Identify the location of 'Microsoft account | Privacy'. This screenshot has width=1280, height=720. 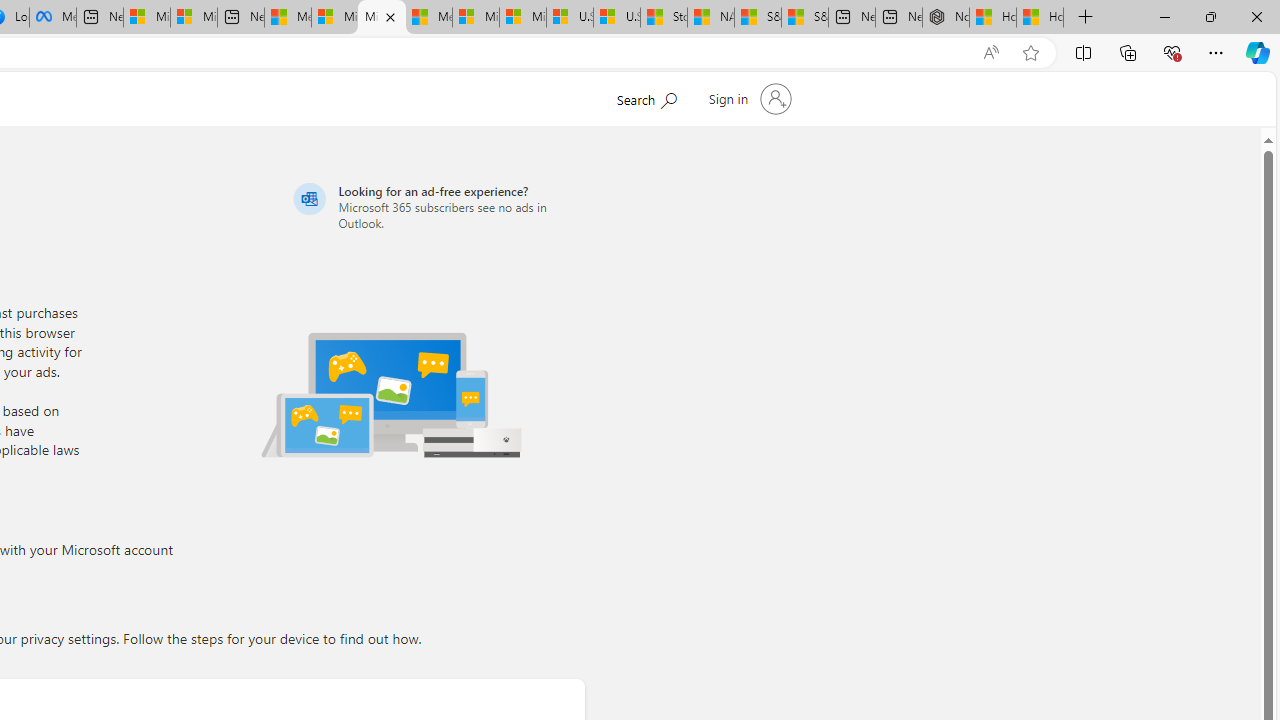
(381, 17).